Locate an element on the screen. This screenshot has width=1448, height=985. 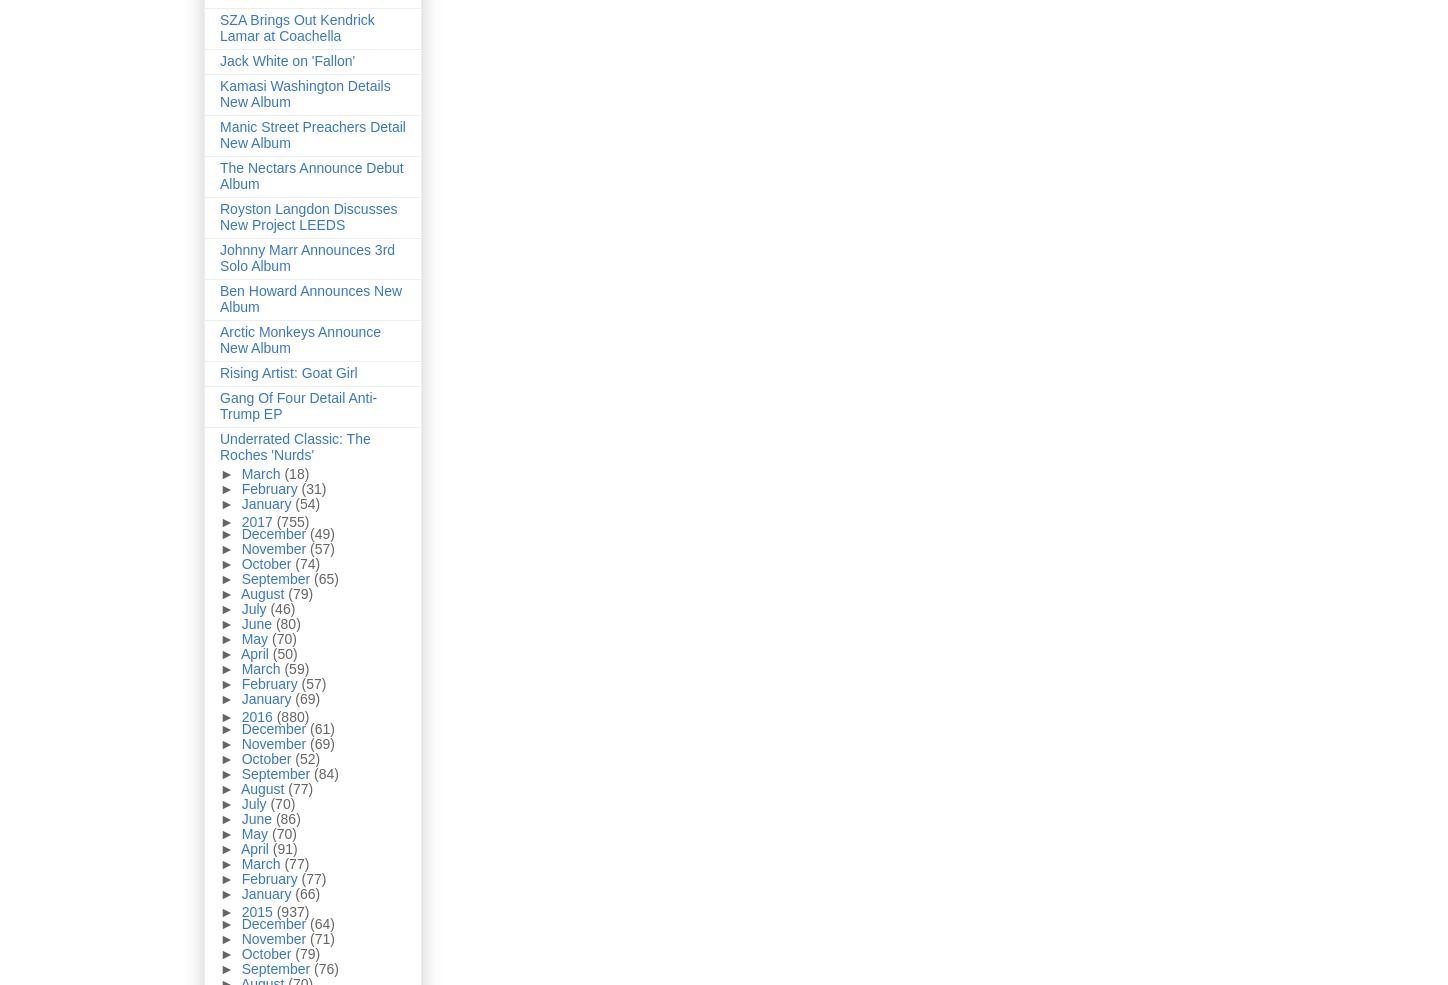
'Ben Howard Announces New Album' is located at coordinates (310, 299).